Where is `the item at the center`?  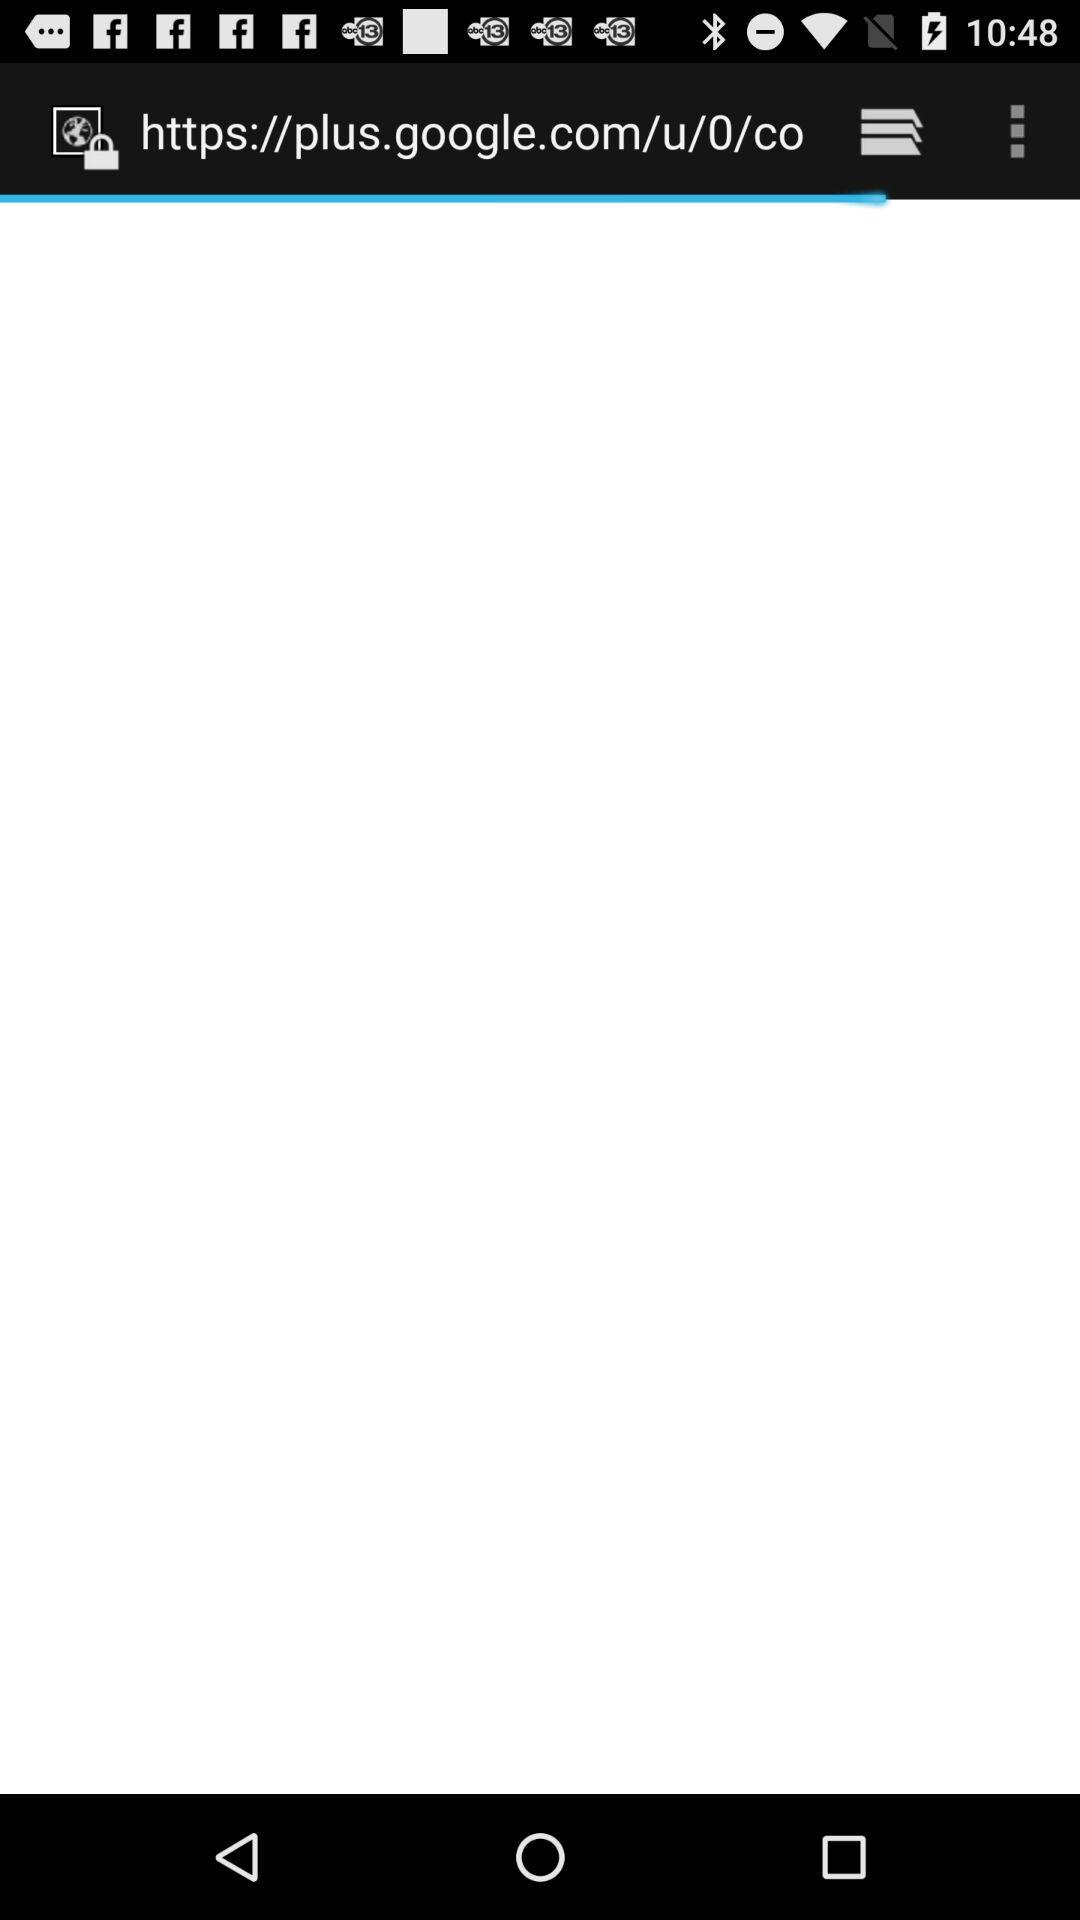
the item at the center is located at coordinates (540, 996).